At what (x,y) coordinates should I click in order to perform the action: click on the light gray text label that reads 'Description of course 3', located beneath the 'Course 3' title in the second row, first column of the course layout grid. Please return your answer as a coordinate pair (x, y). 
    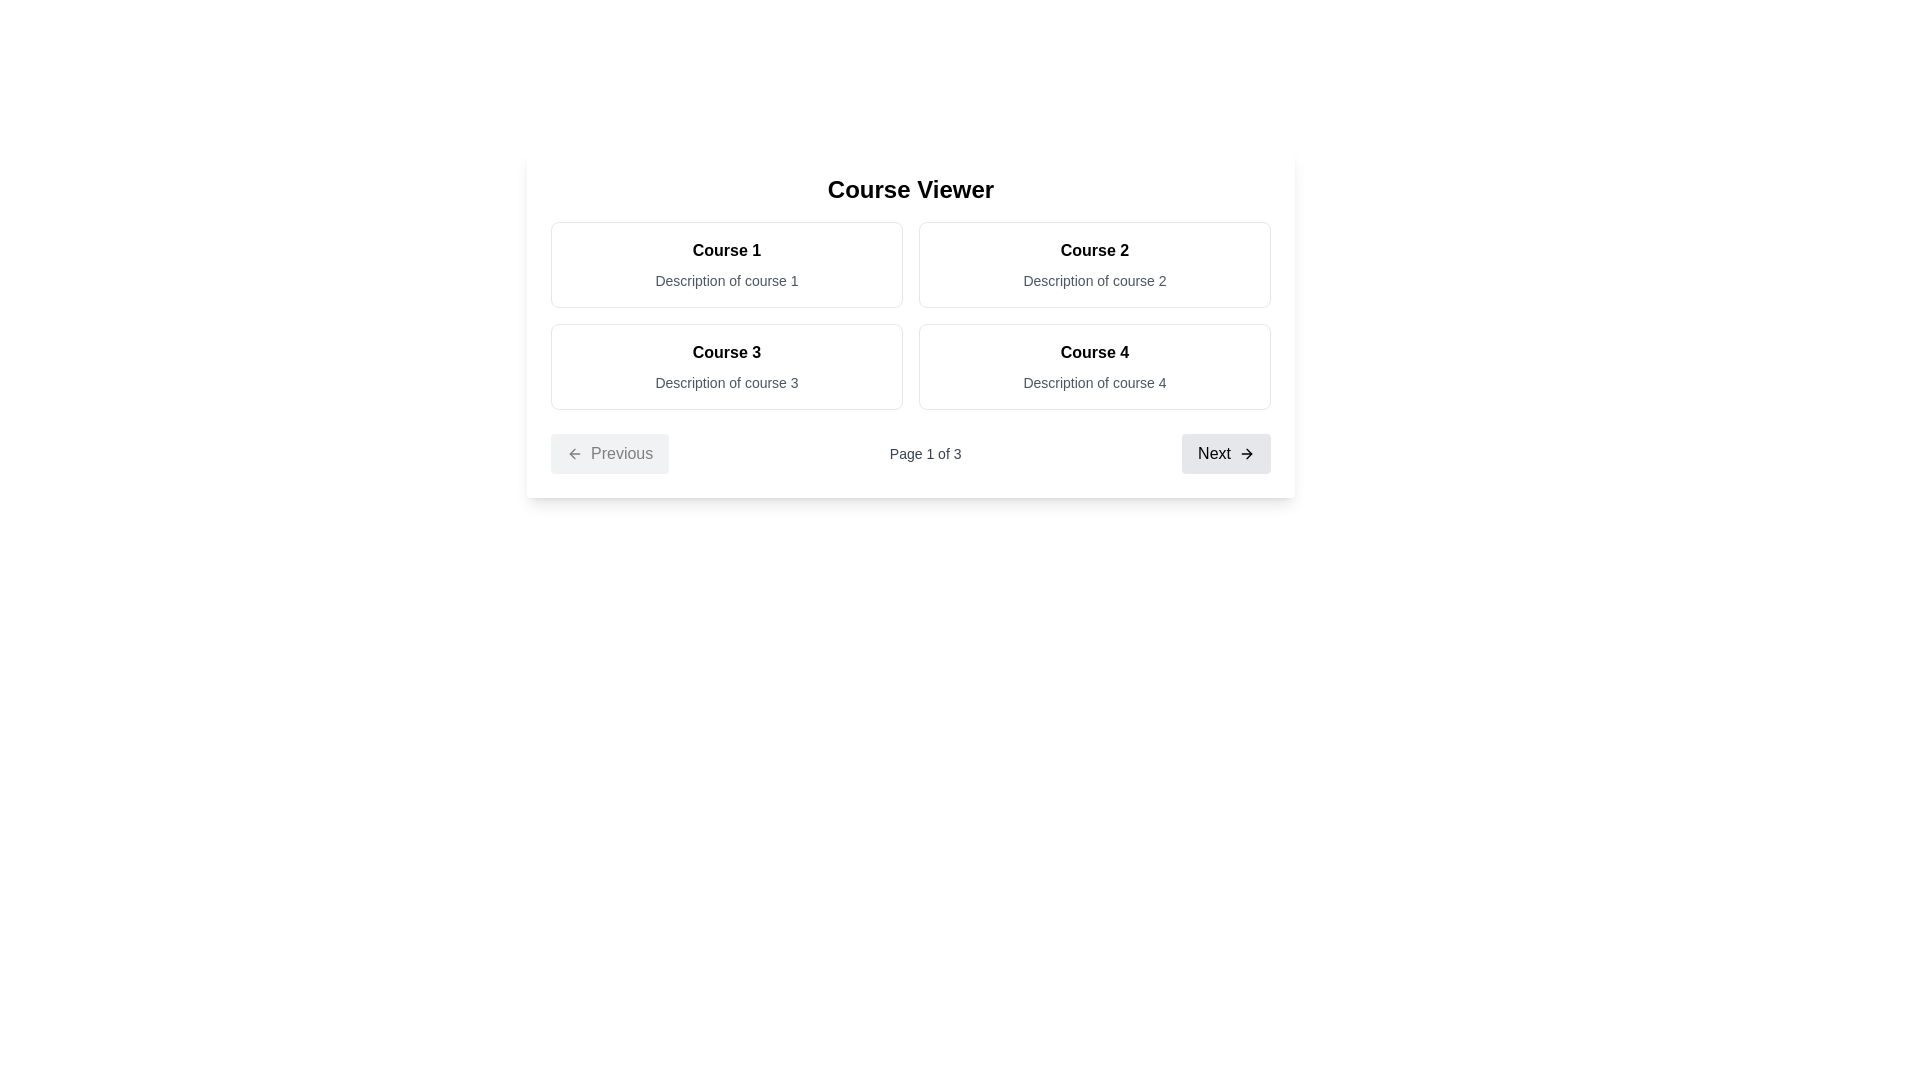
    Looking at the image, I should click on (725, 382).